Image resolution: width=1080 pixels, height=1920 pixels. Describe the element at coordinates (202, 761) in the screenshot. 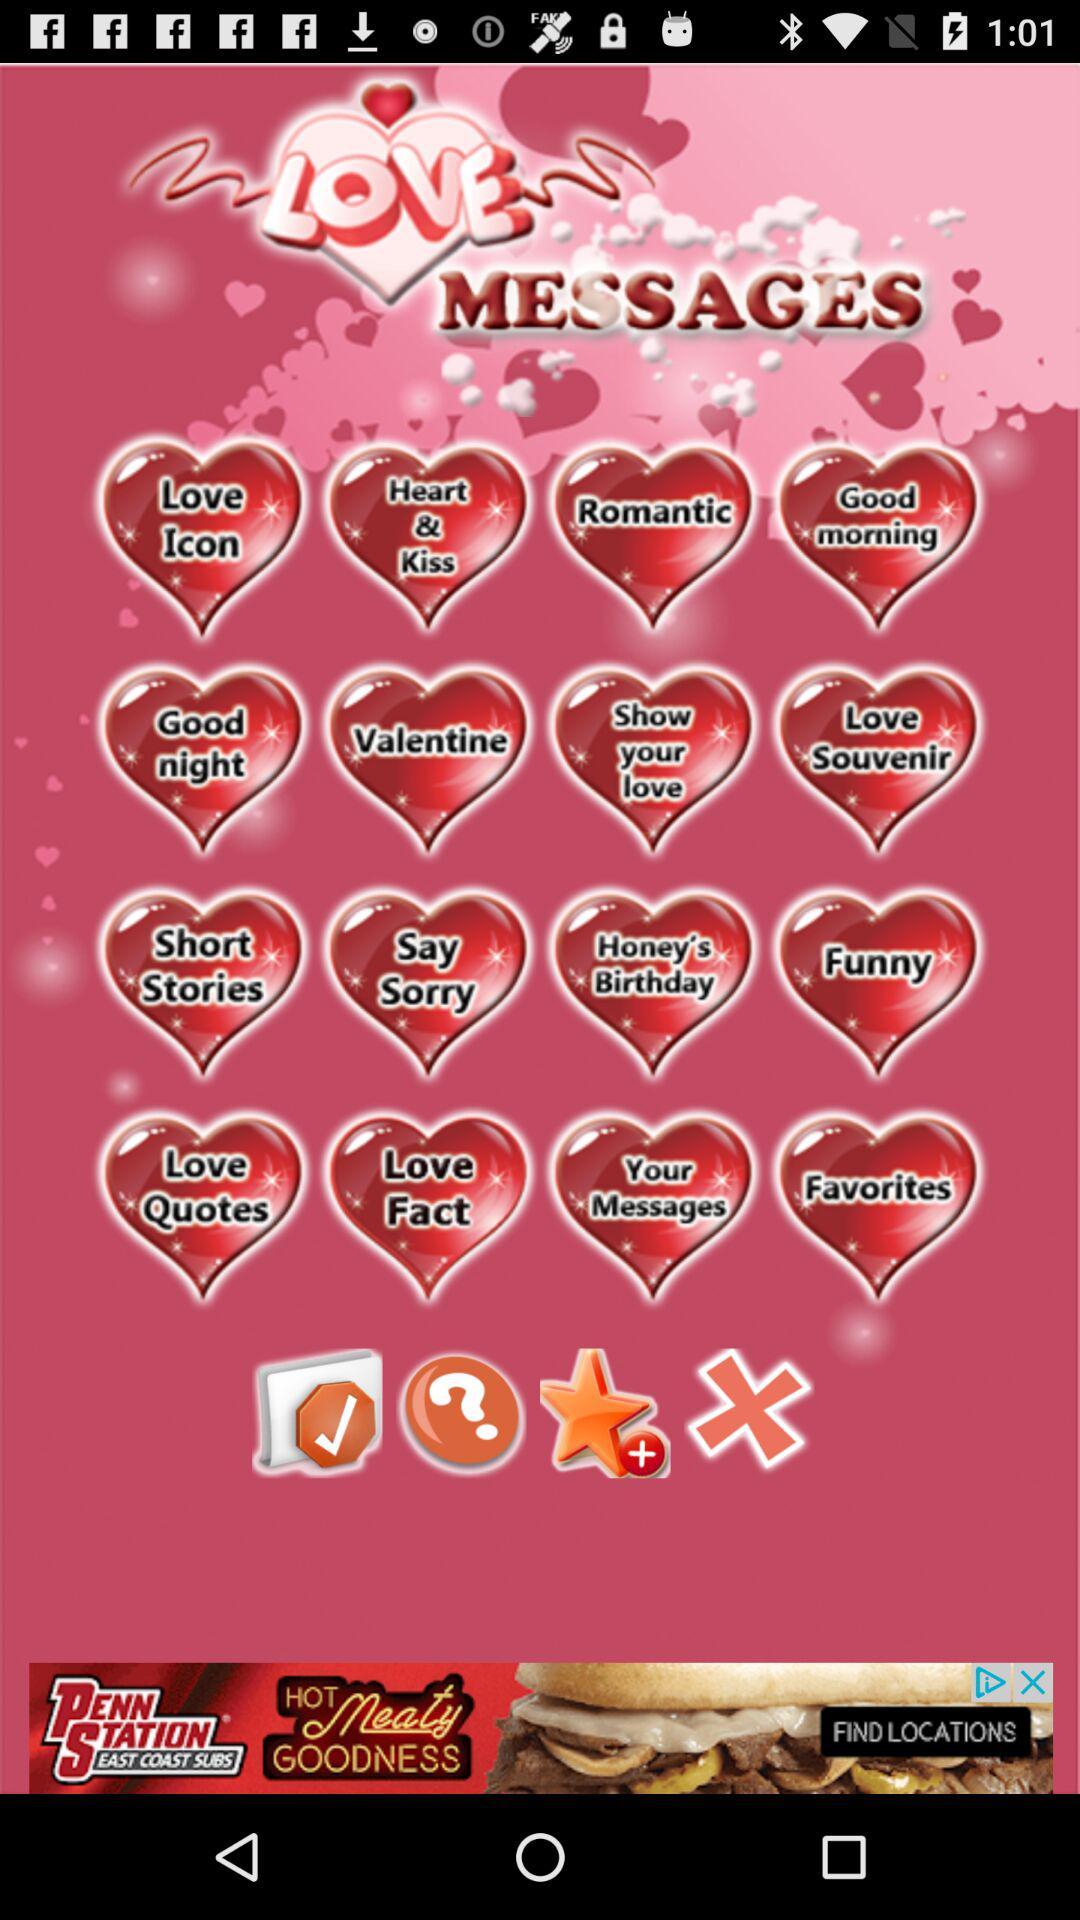

I see `send a good night message` at that location.